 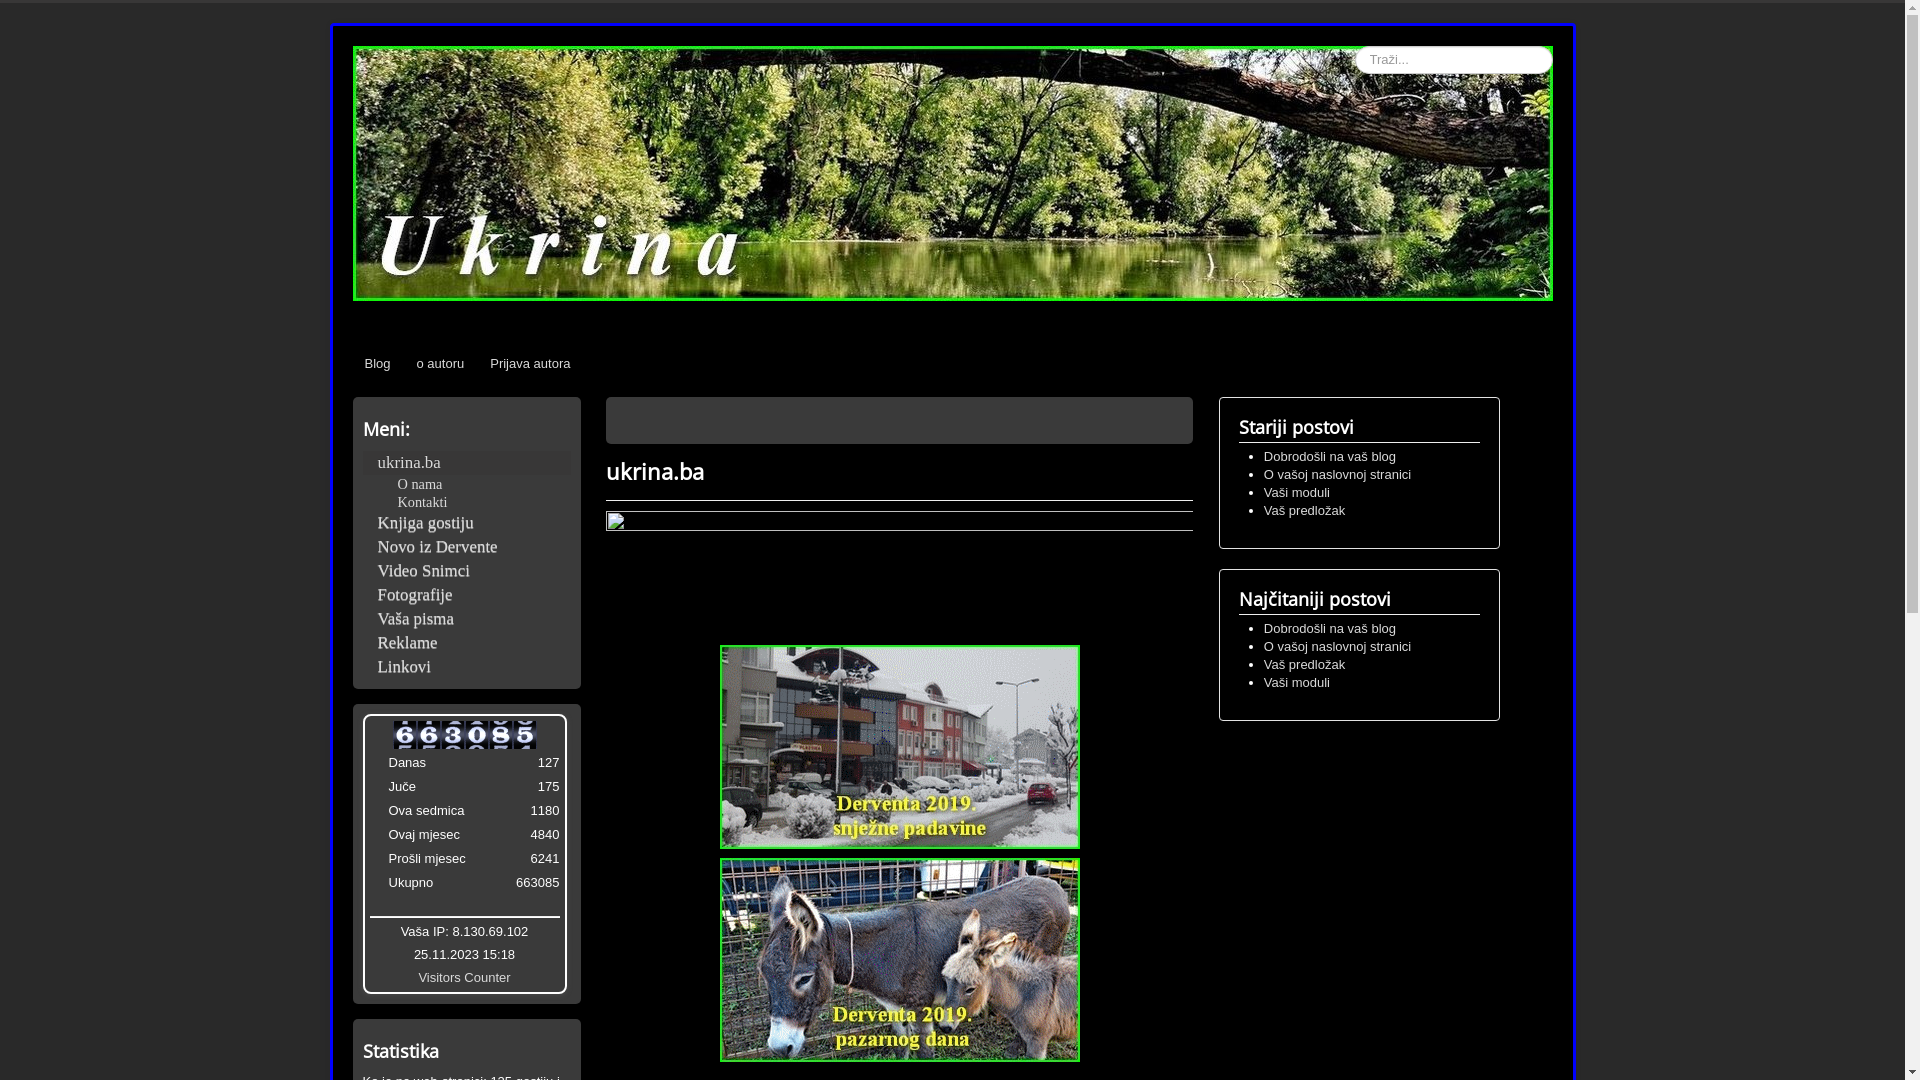 What do you see at coordinates (398, 500) in the screenshot?
I see `'Kontakti'` at bounding box center [398, 500].